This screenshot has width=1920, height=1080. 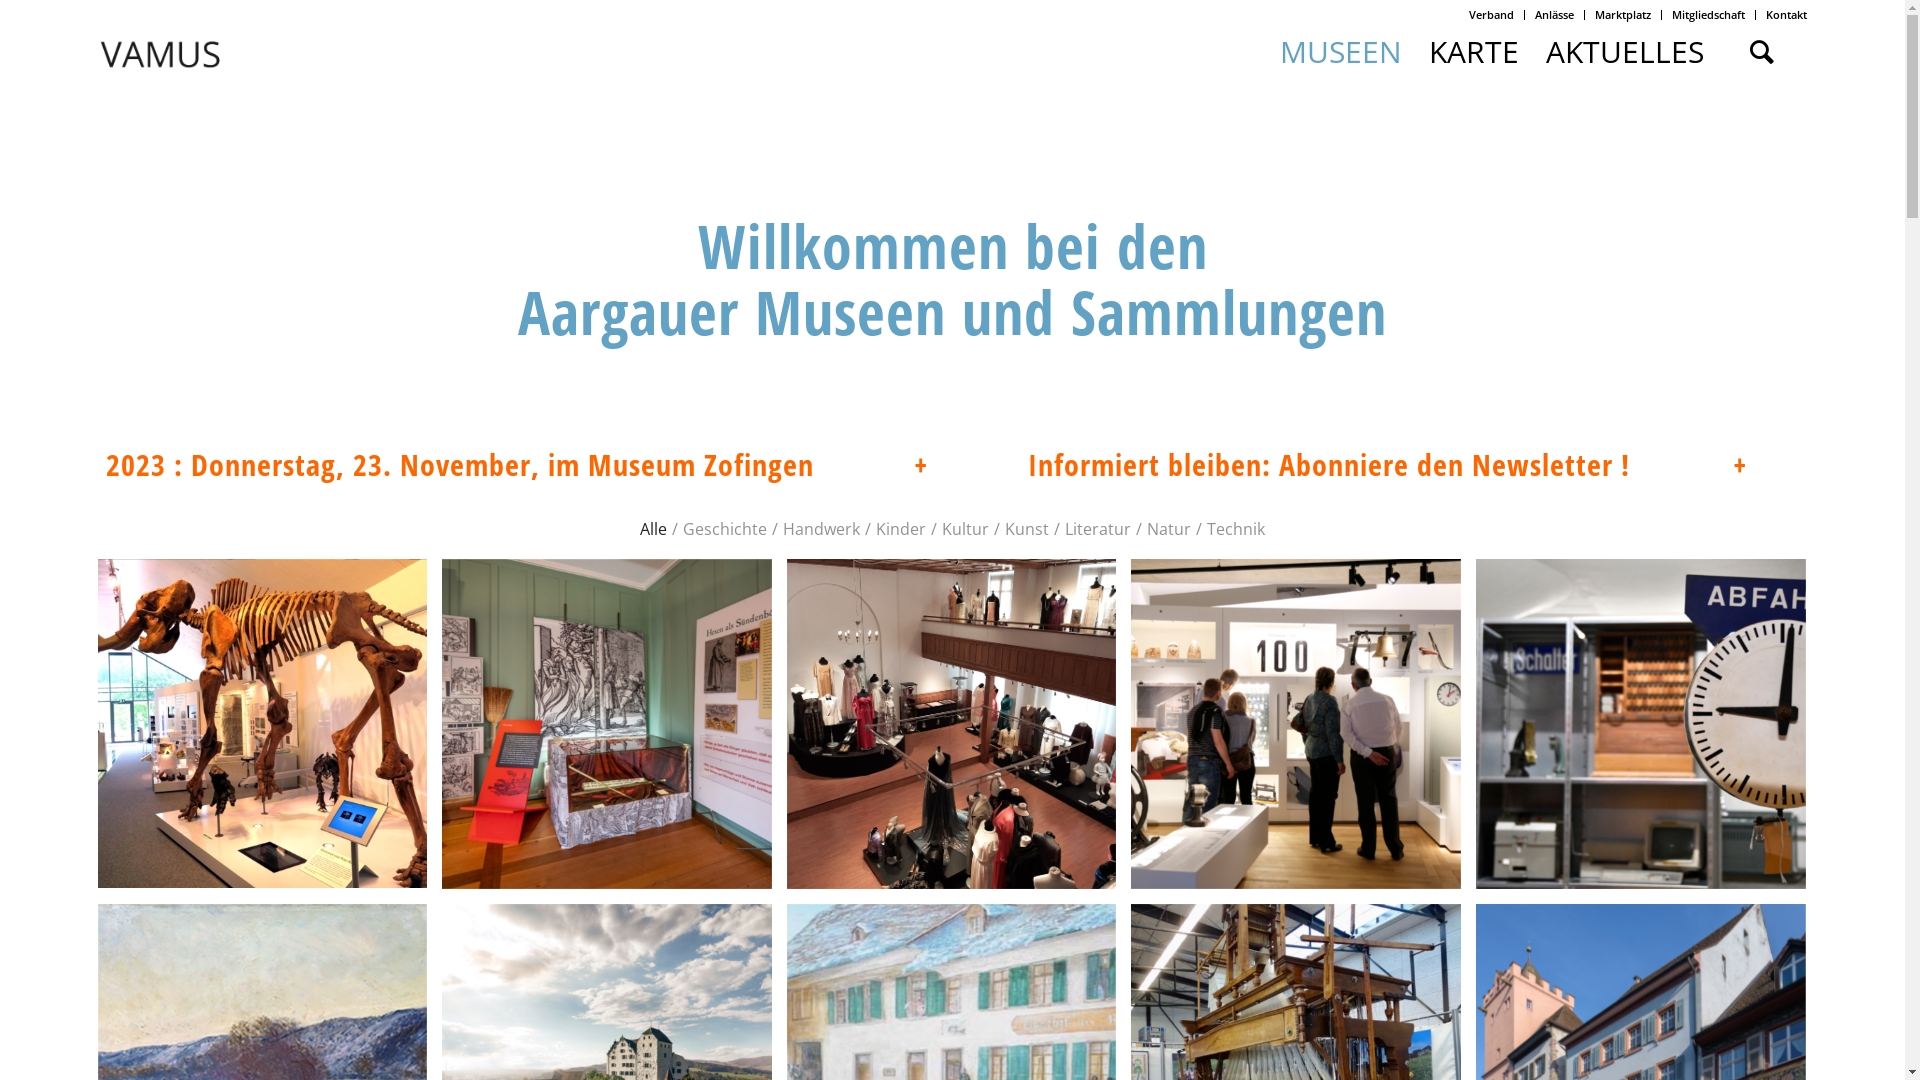 I want to click on 'Hexenmuseum', so click(x=613, y=729).